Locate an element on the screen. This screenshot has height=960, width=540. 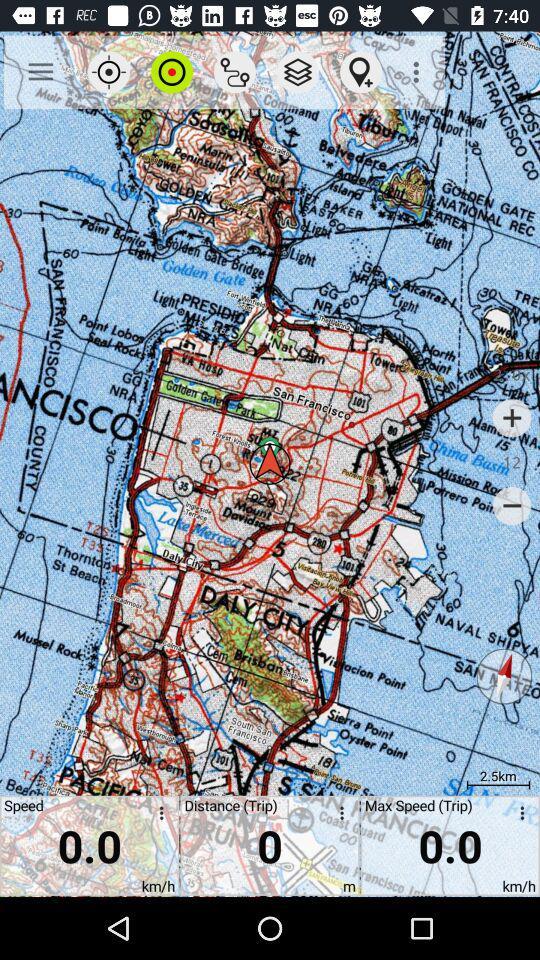
options for speed is located at coordinates (157, 816).